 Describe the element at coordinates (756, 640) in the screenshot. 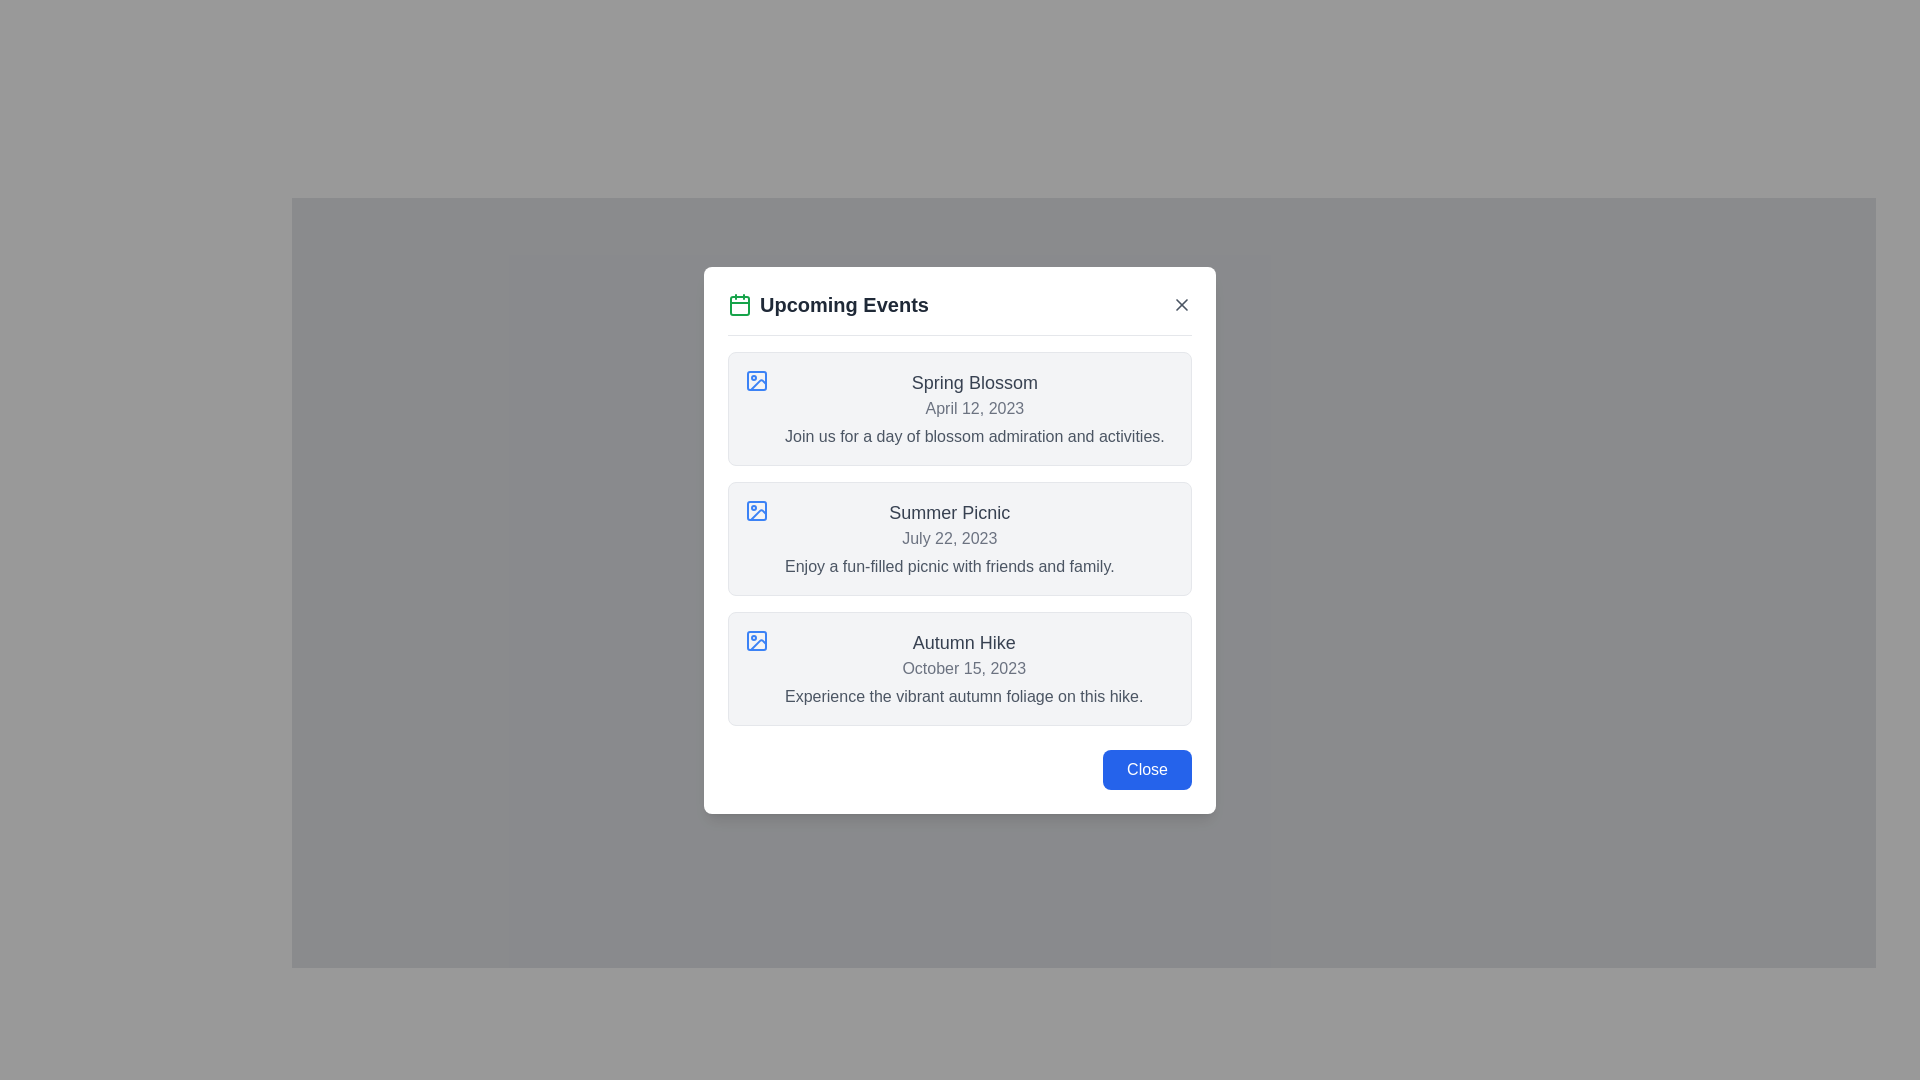

I see `the small blue icon resembling an image symbol, located to the left of the 'Autumn Hike' text in the 'Upcoming Events' section, aligned with the entry for 'October 15, 2023'` at that location.